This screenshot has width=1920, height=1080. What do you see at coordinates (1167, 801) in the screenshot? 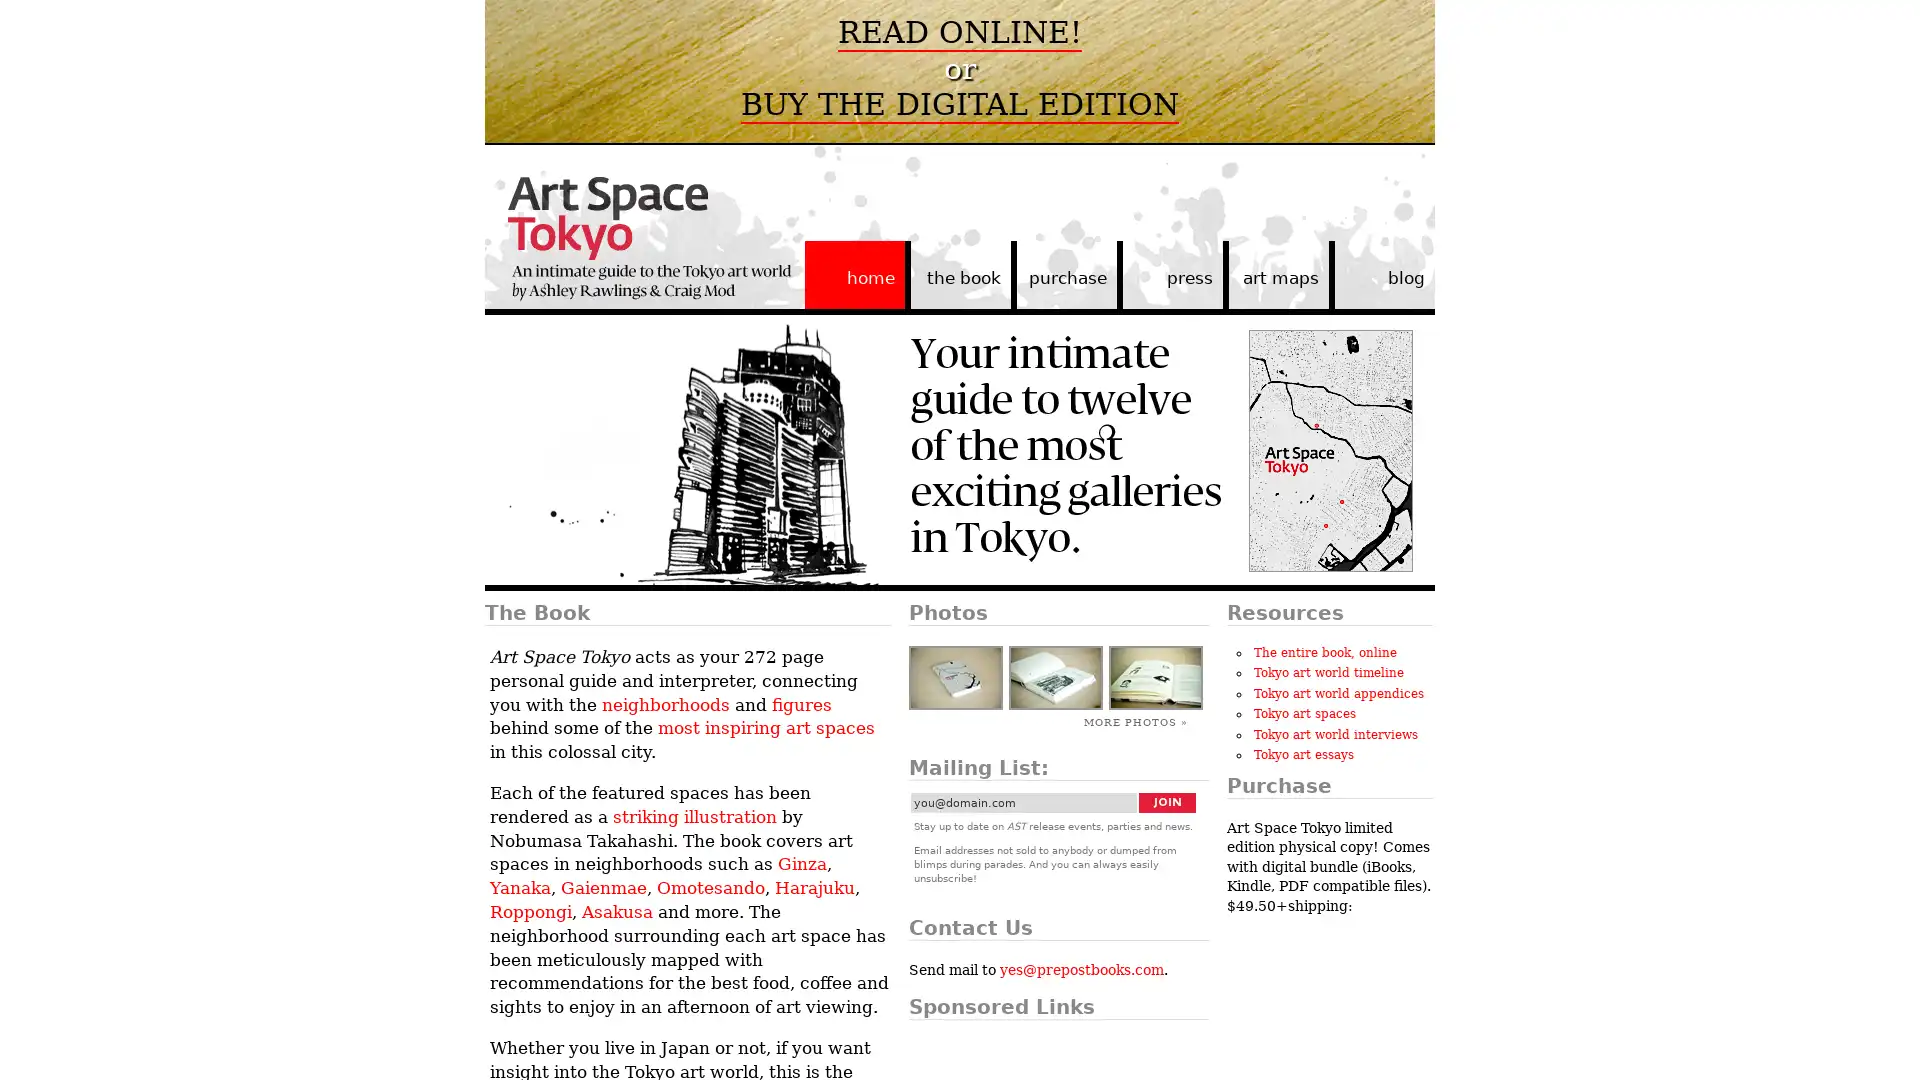
I see `Join` at bounding box center [1167, 801].